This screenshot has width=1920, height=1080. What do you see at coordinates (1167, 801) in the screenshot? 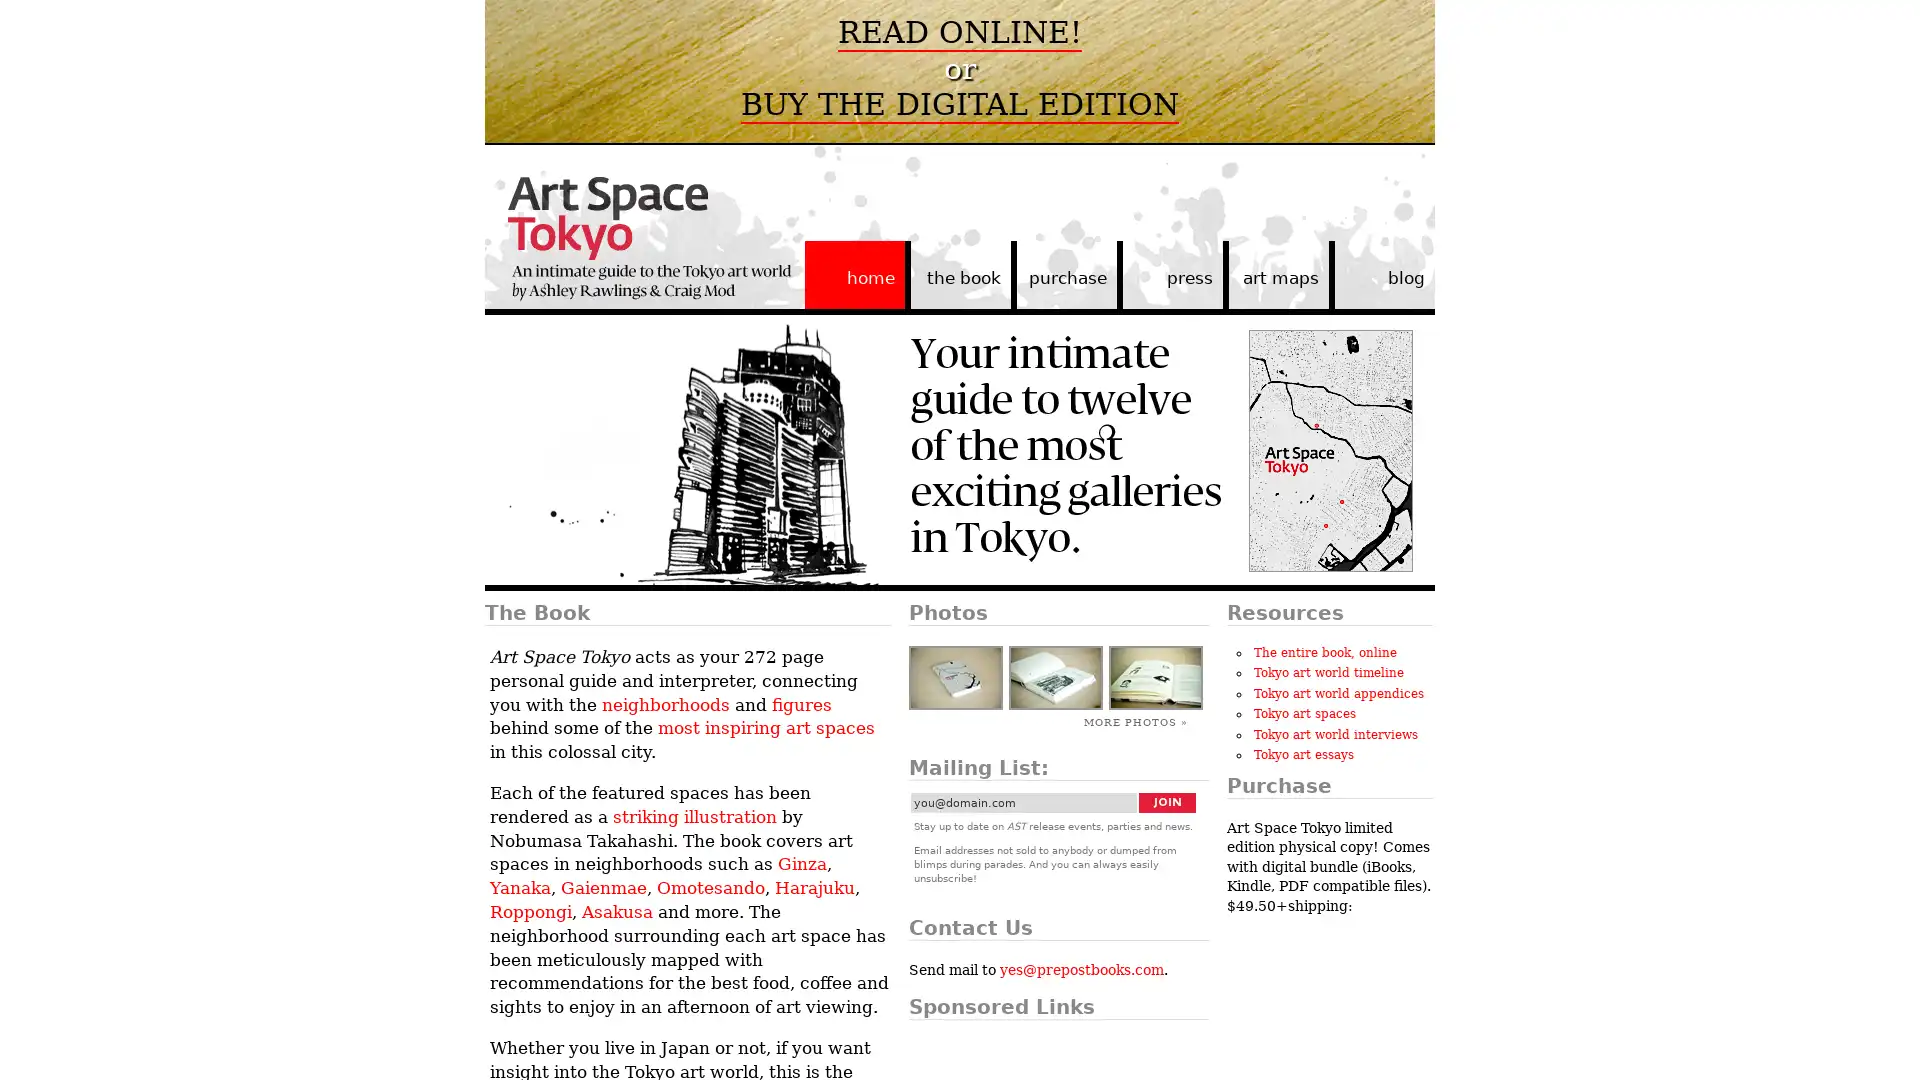
I see `Join` at bounding box center [1167, 801].